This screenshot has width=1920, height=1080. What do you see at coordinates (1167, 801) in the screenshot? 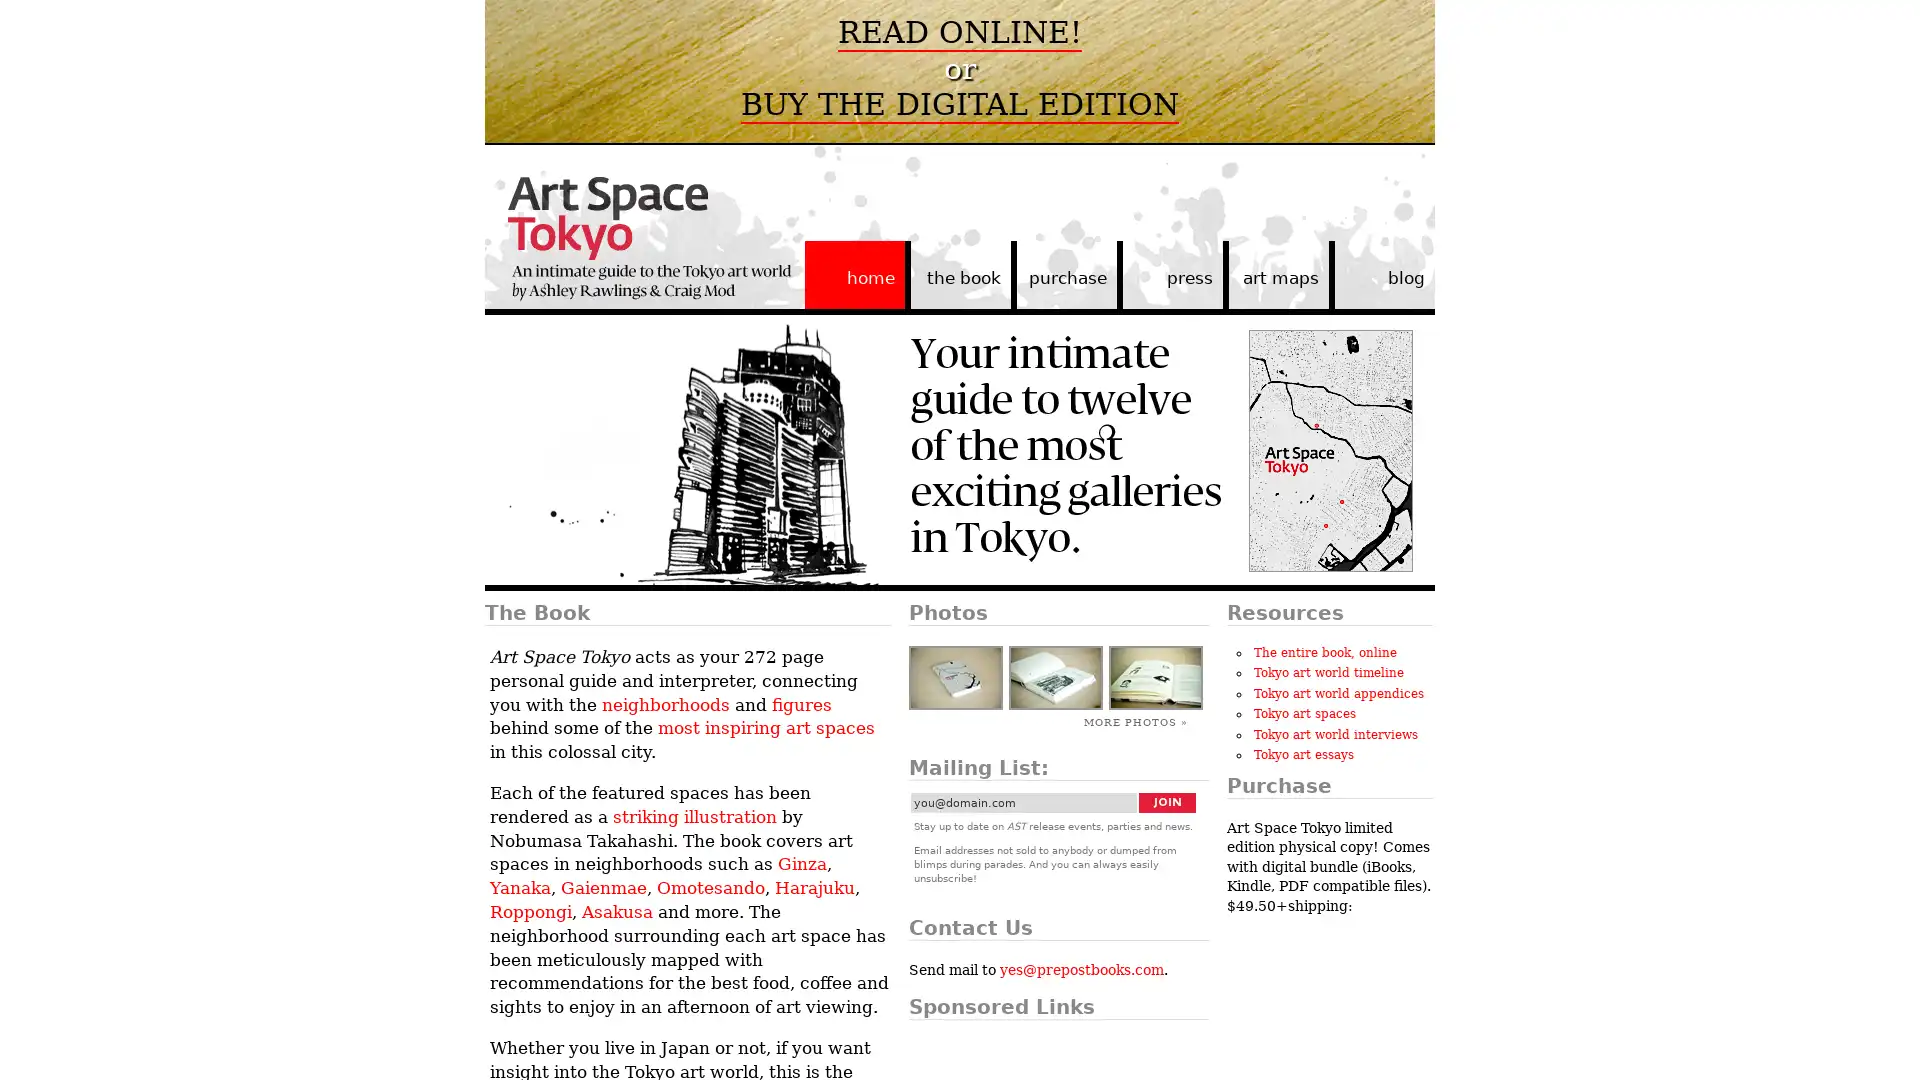
I see `Join` at bounding box center [1167, 801].